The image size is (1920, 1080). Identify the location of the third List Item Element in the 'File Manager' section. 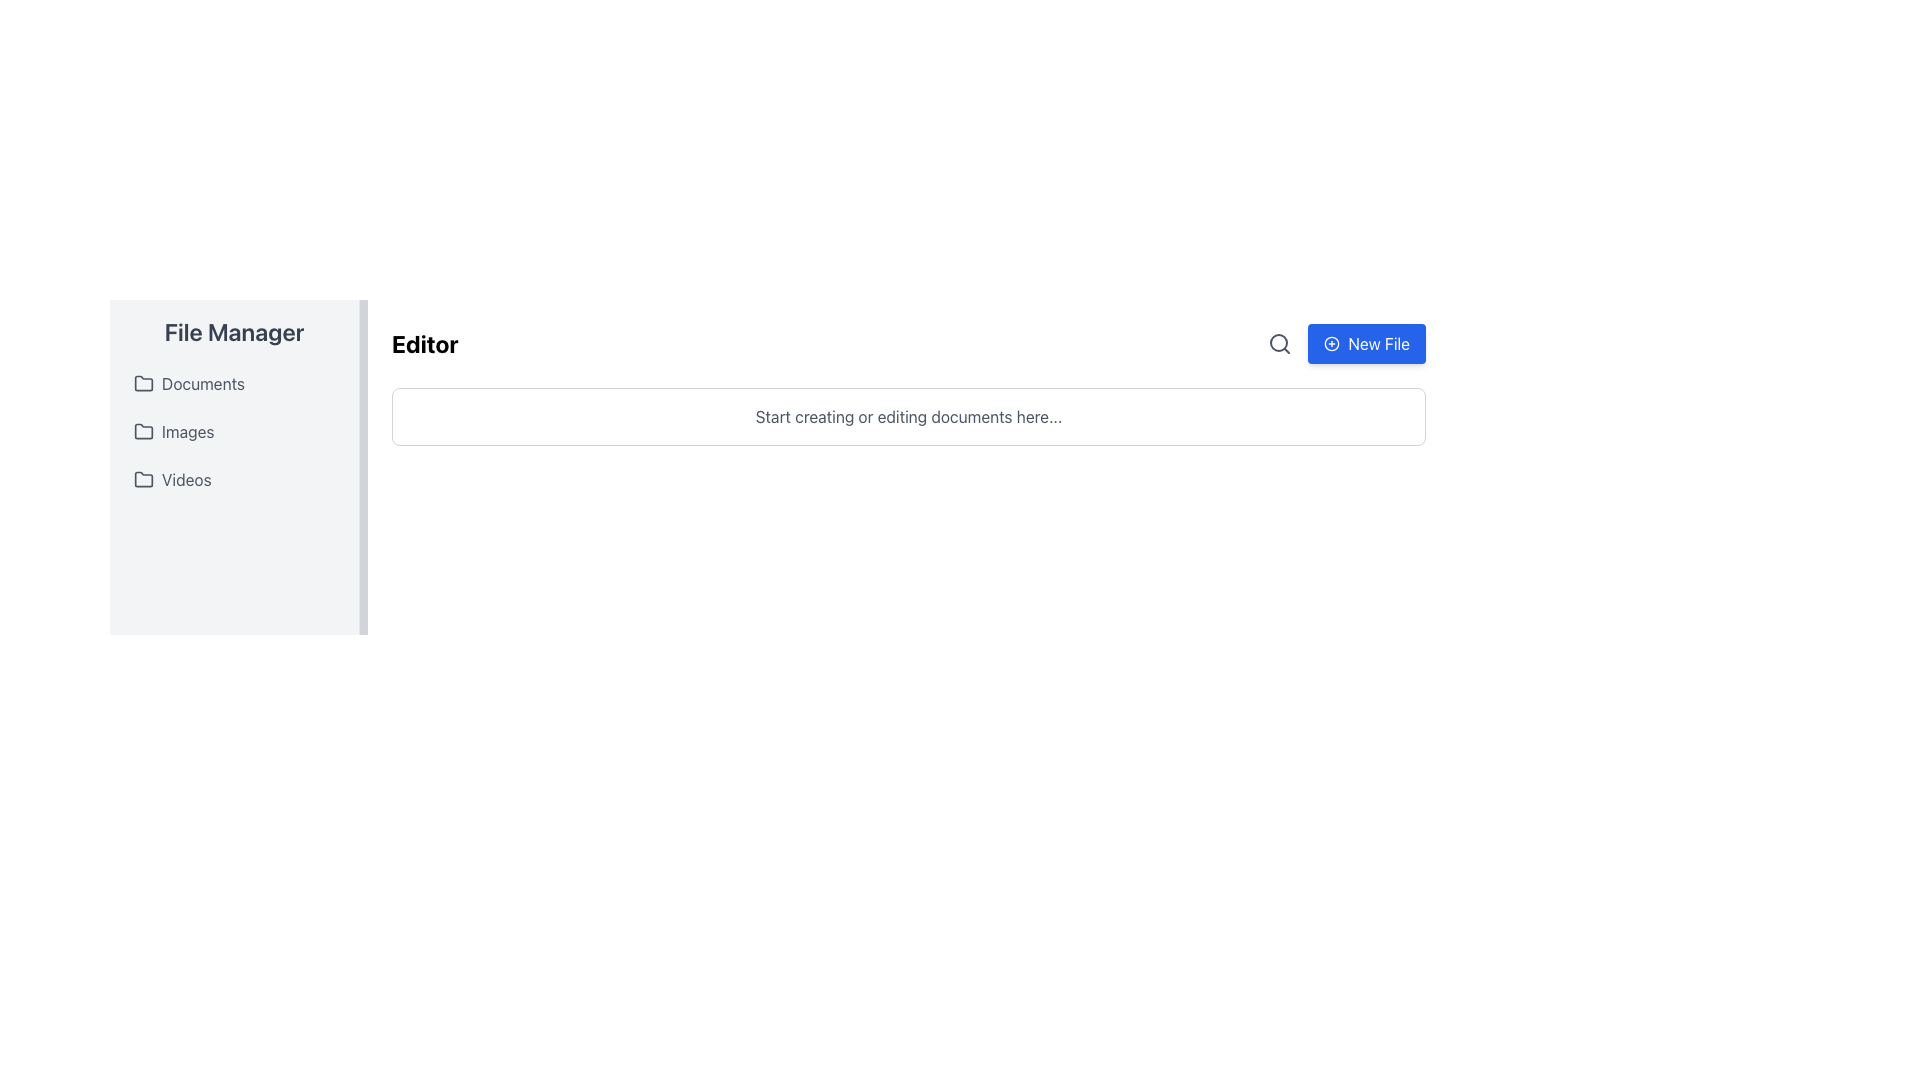
(234, 479).